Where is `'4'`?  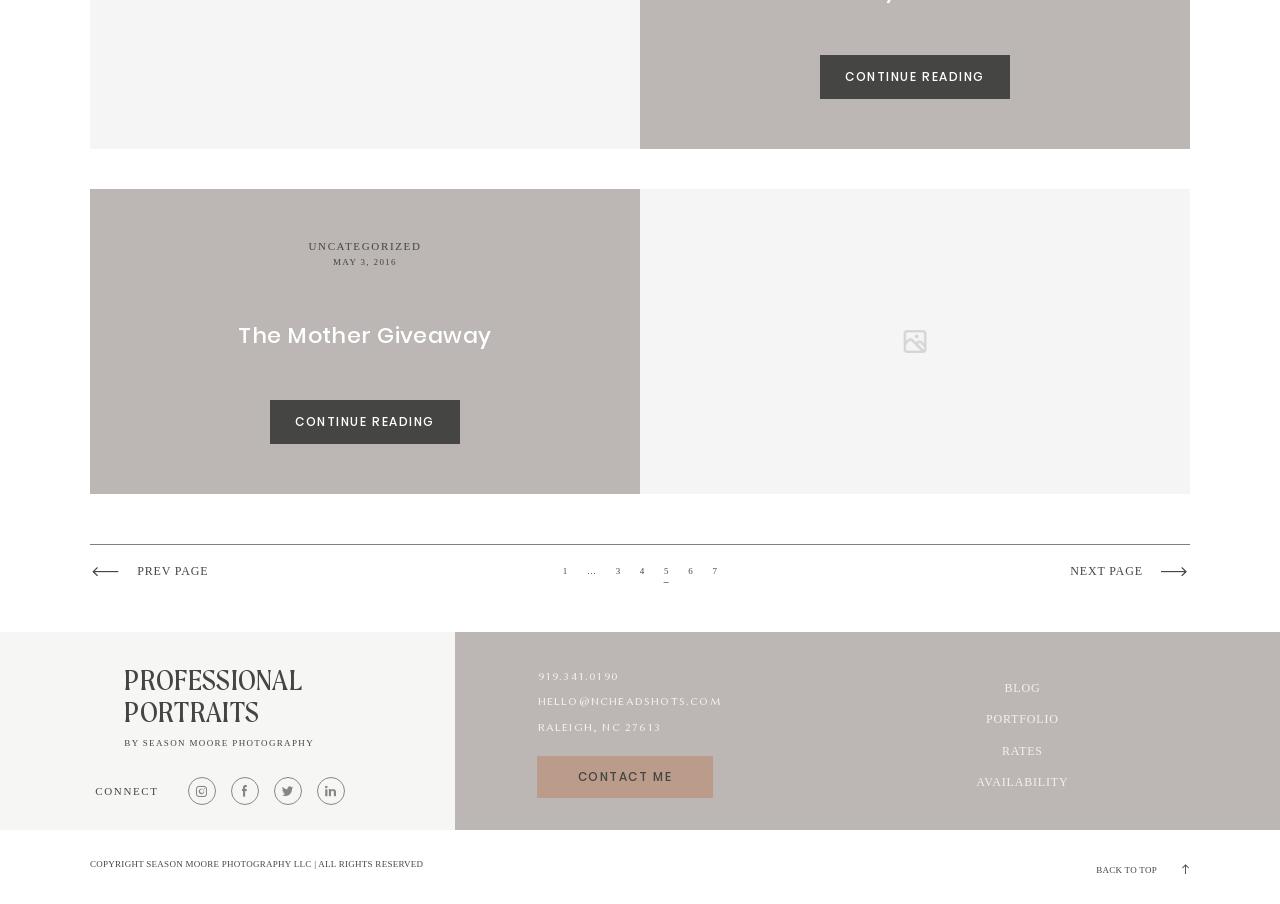
'4' is located at coordinates (637, 569).